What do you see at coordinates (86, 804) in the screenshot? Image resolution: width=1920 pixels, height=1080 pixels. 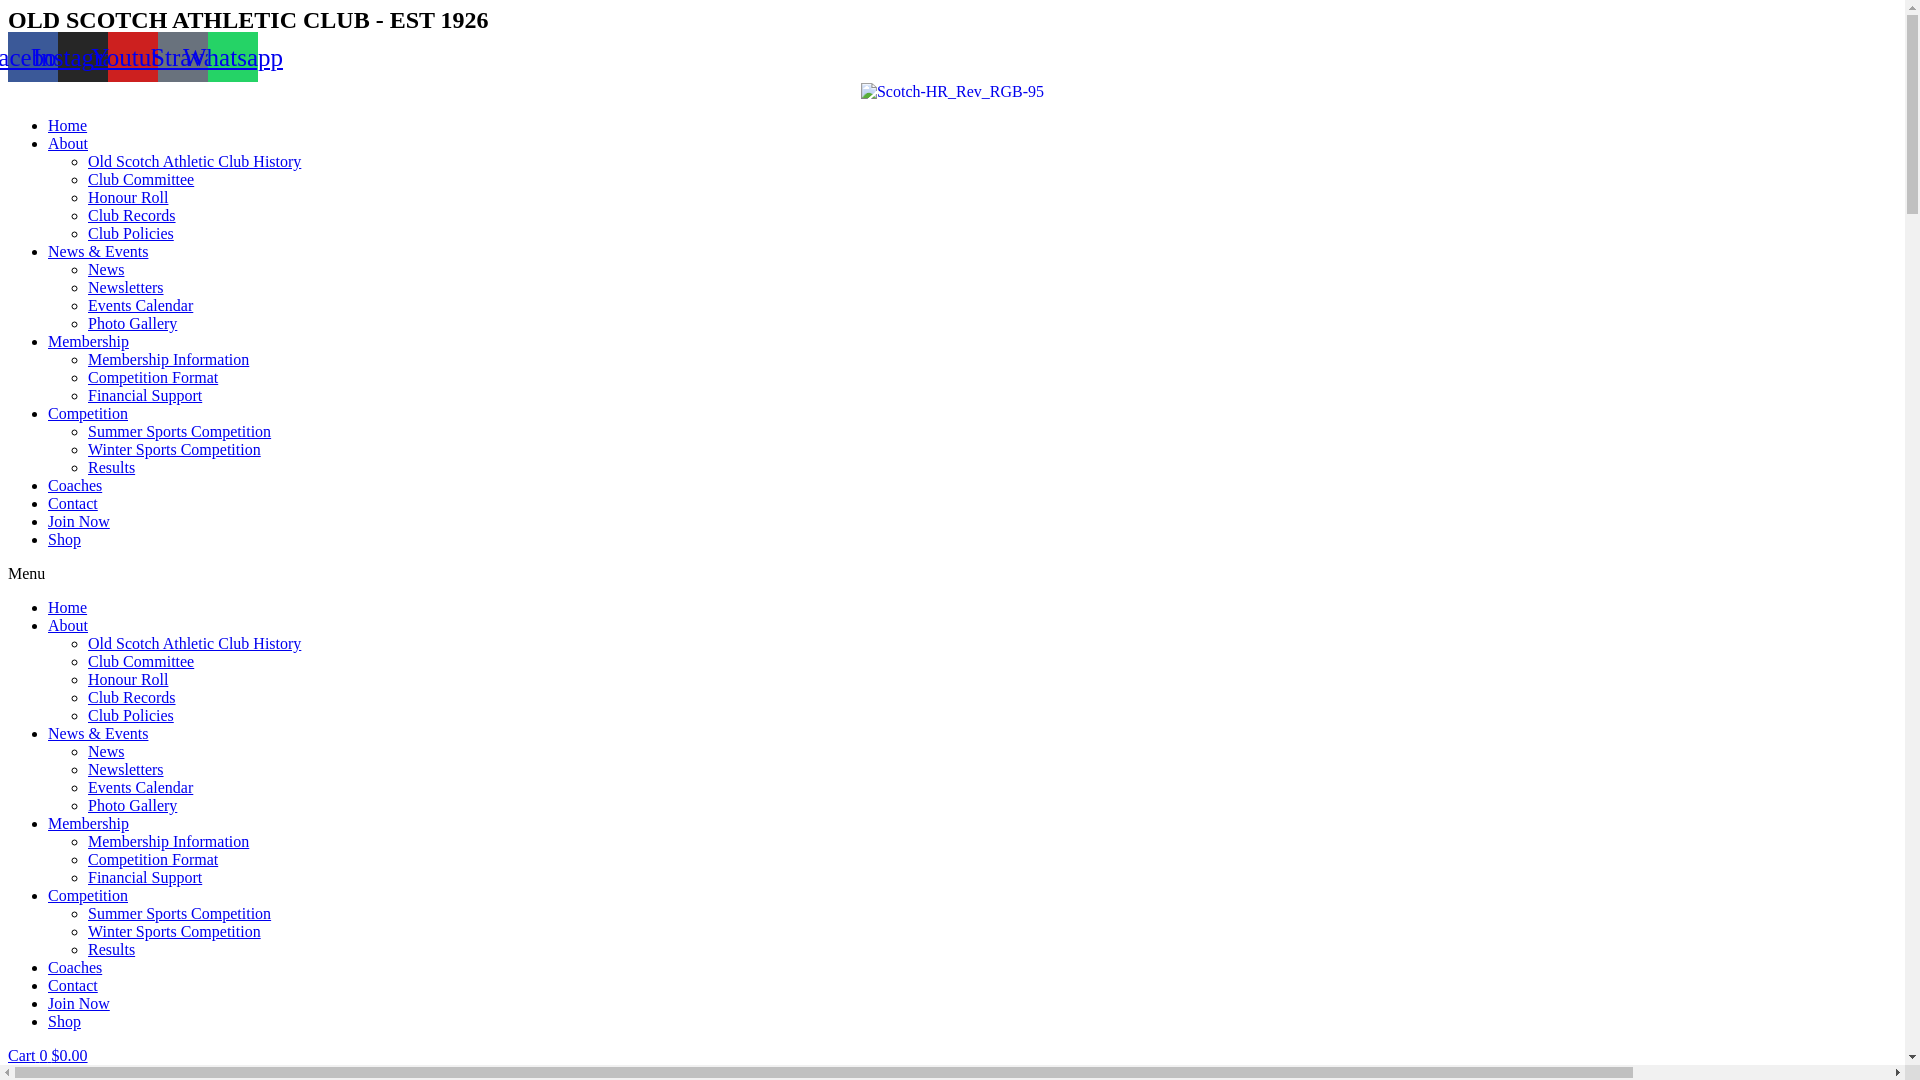 I see `'Photo Gallery'` at bounding box center [86, 804].